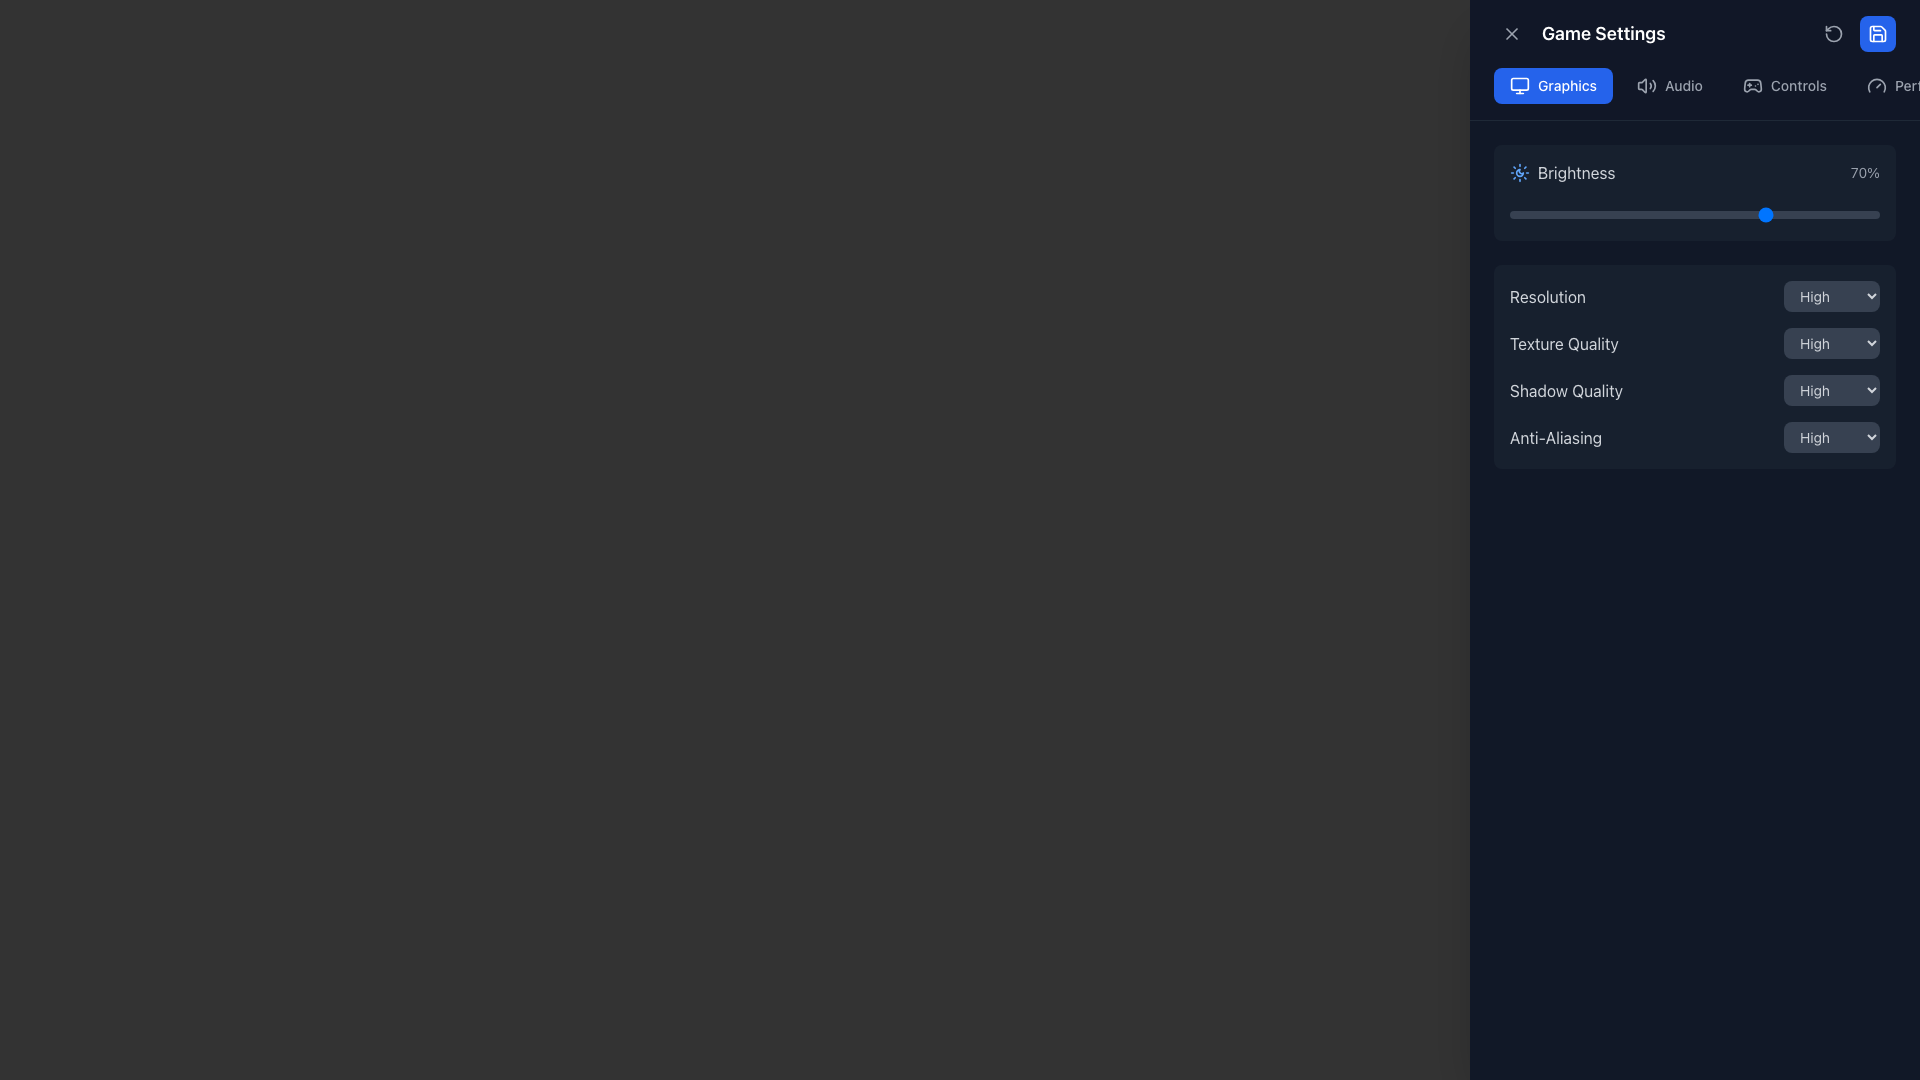 The height and width of the screenshot is (1080, 1920). Describe the element at coordinates (1512, 34) in the screenshot. I see `the close button icon (represented as an 'X') in the top-left corner of the settings panel` at that location.